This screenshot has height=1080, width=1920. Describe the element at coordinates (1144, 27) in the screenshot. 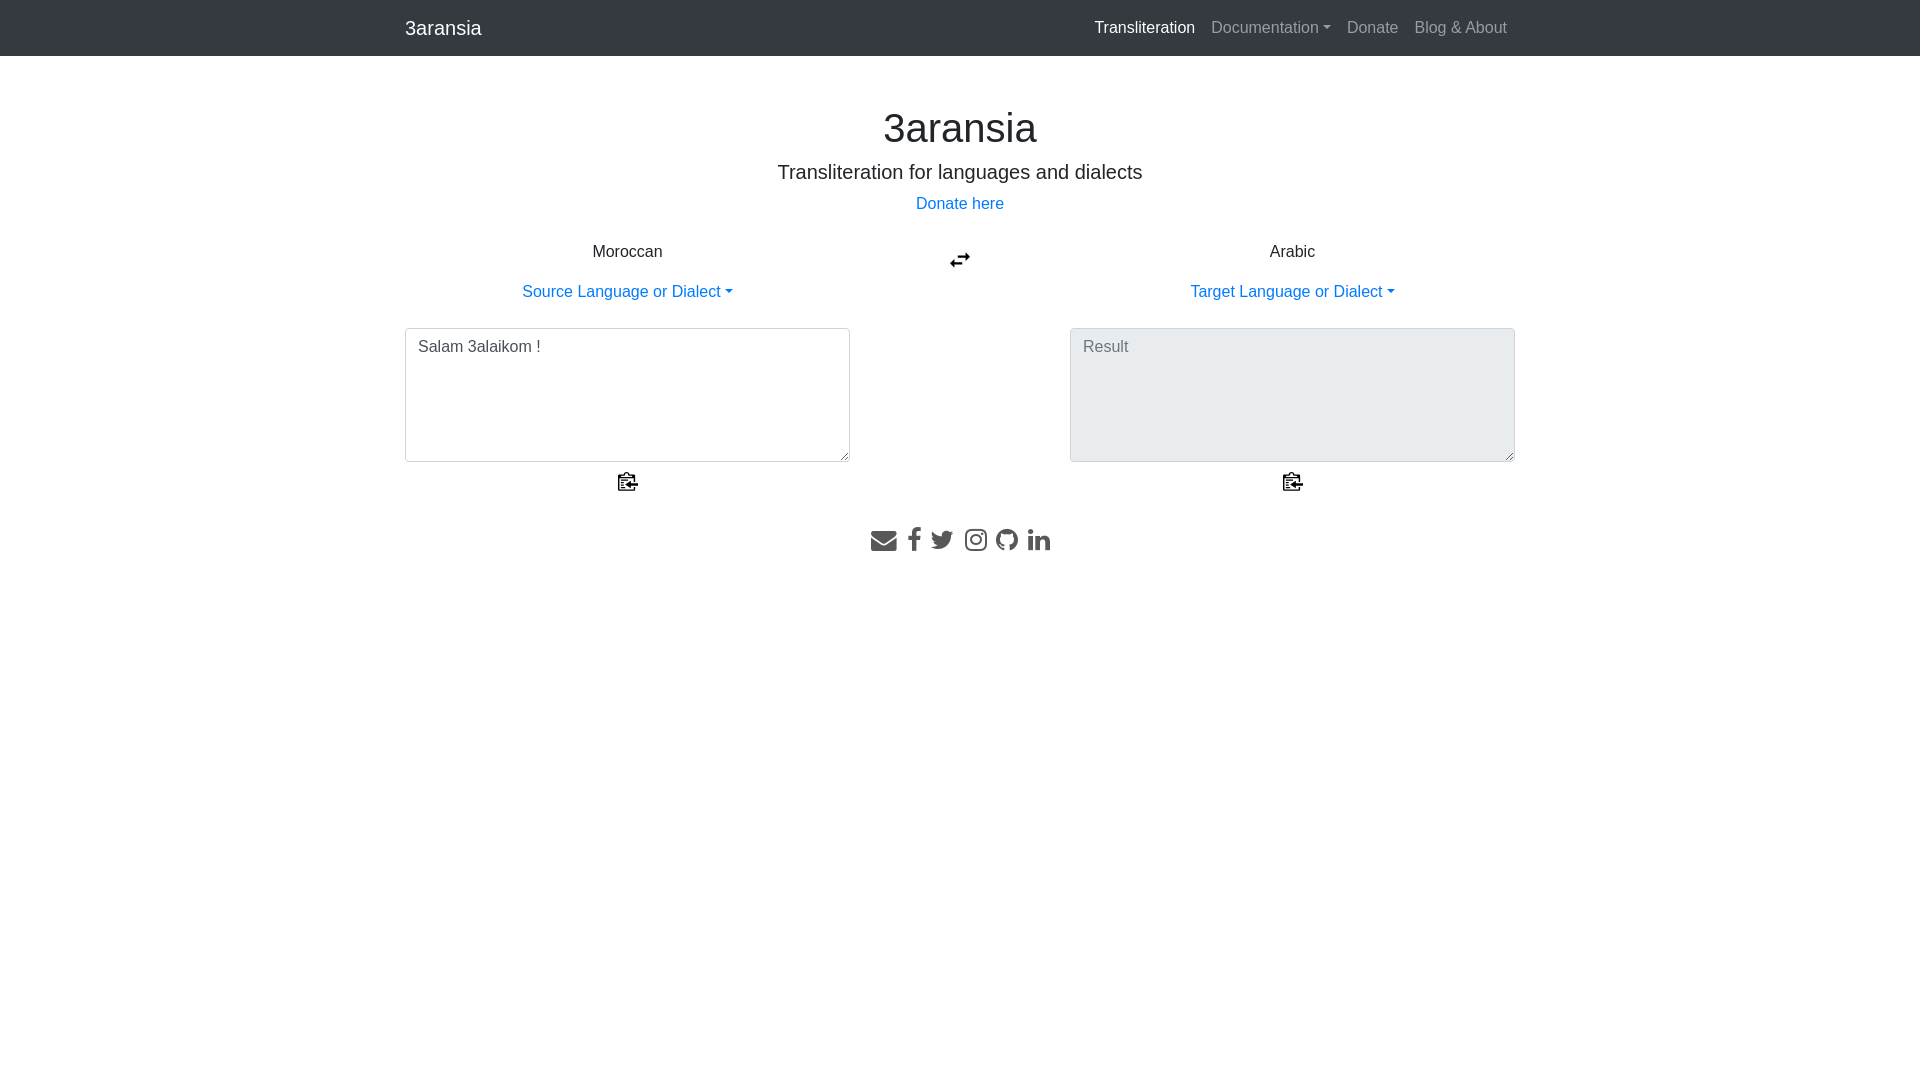

I see `'Transliteration'` at that location.